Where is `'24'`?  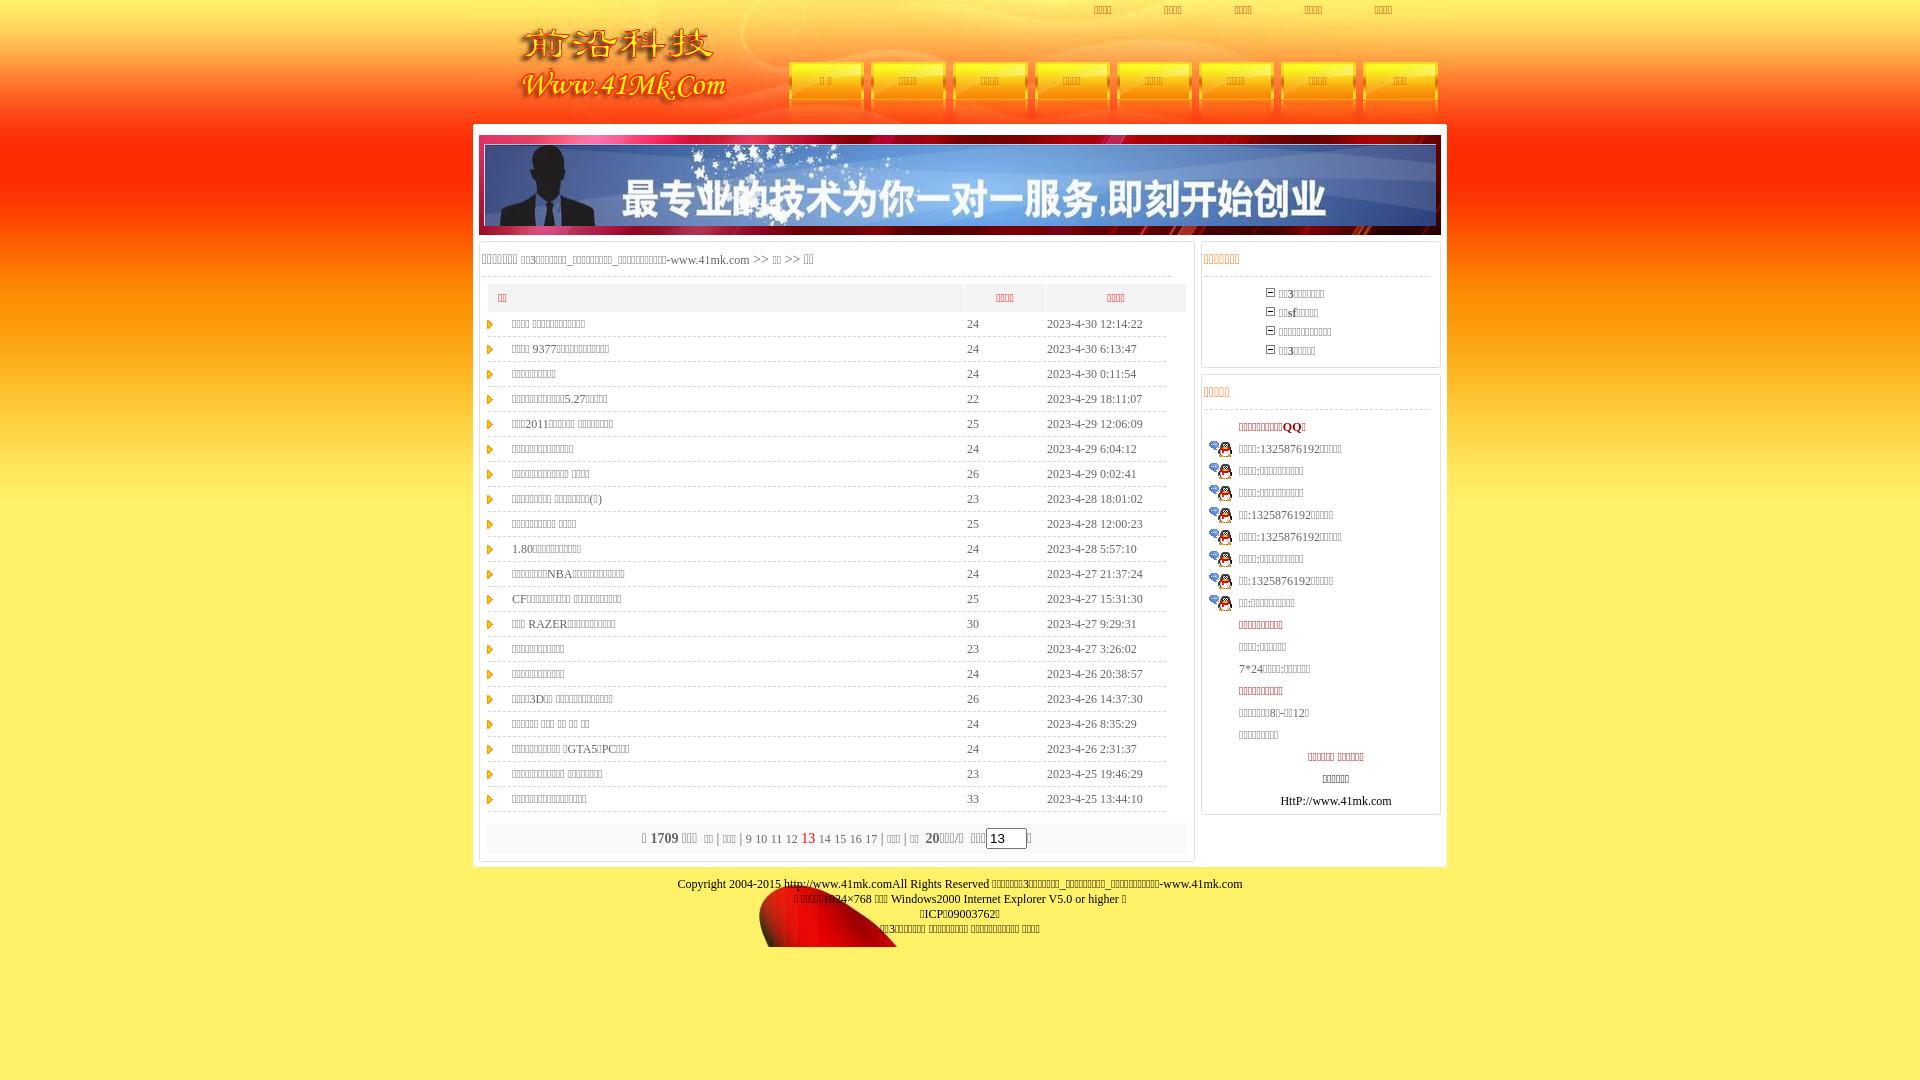
'24' is located at coordinates (973, 347).